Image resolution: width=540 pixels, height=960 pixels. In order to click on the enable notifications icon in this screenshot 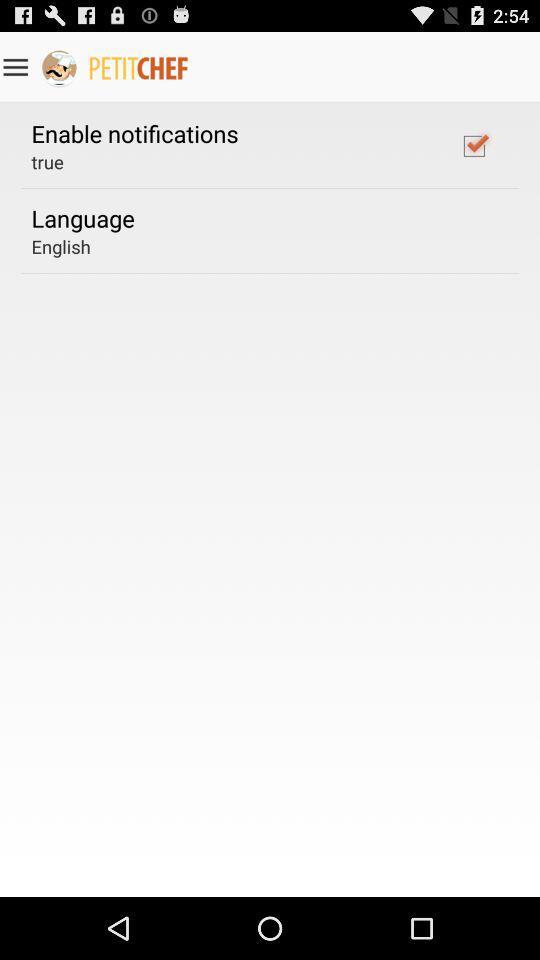, I will do `click(135, 132)`.